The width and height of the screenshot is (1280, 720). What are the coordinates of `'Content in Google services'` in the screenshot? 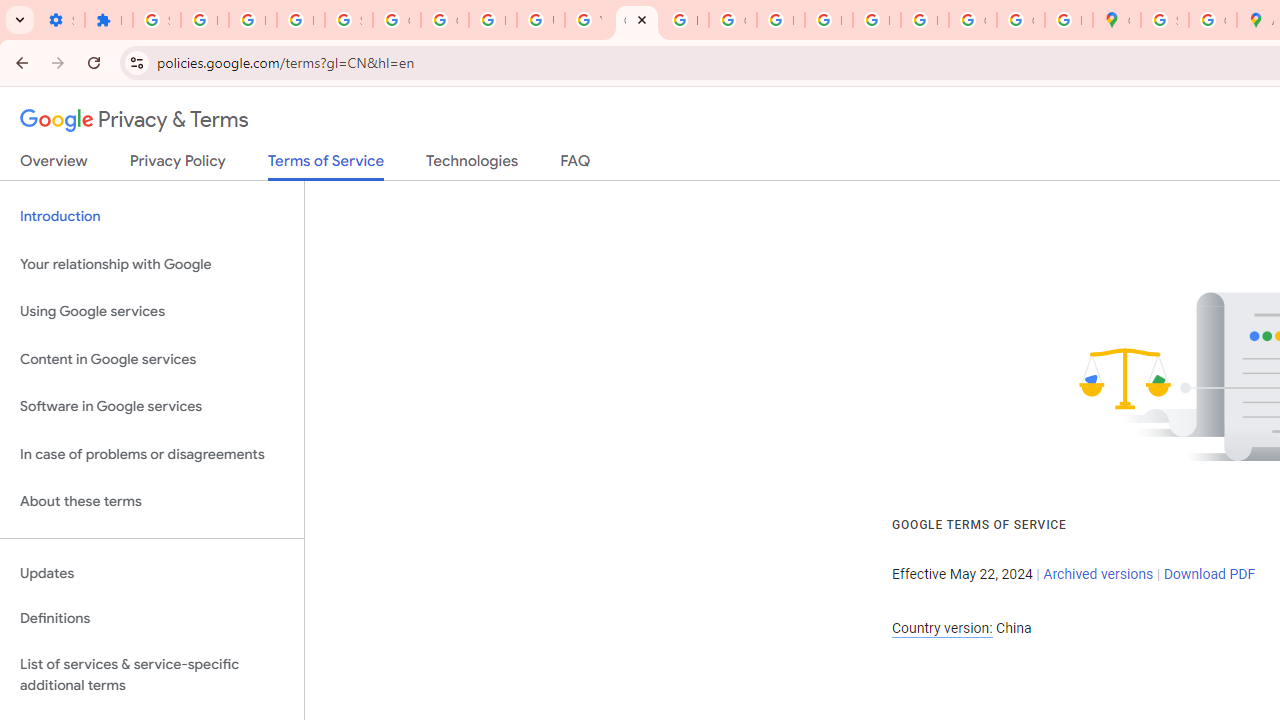 It's located at (151, 358).